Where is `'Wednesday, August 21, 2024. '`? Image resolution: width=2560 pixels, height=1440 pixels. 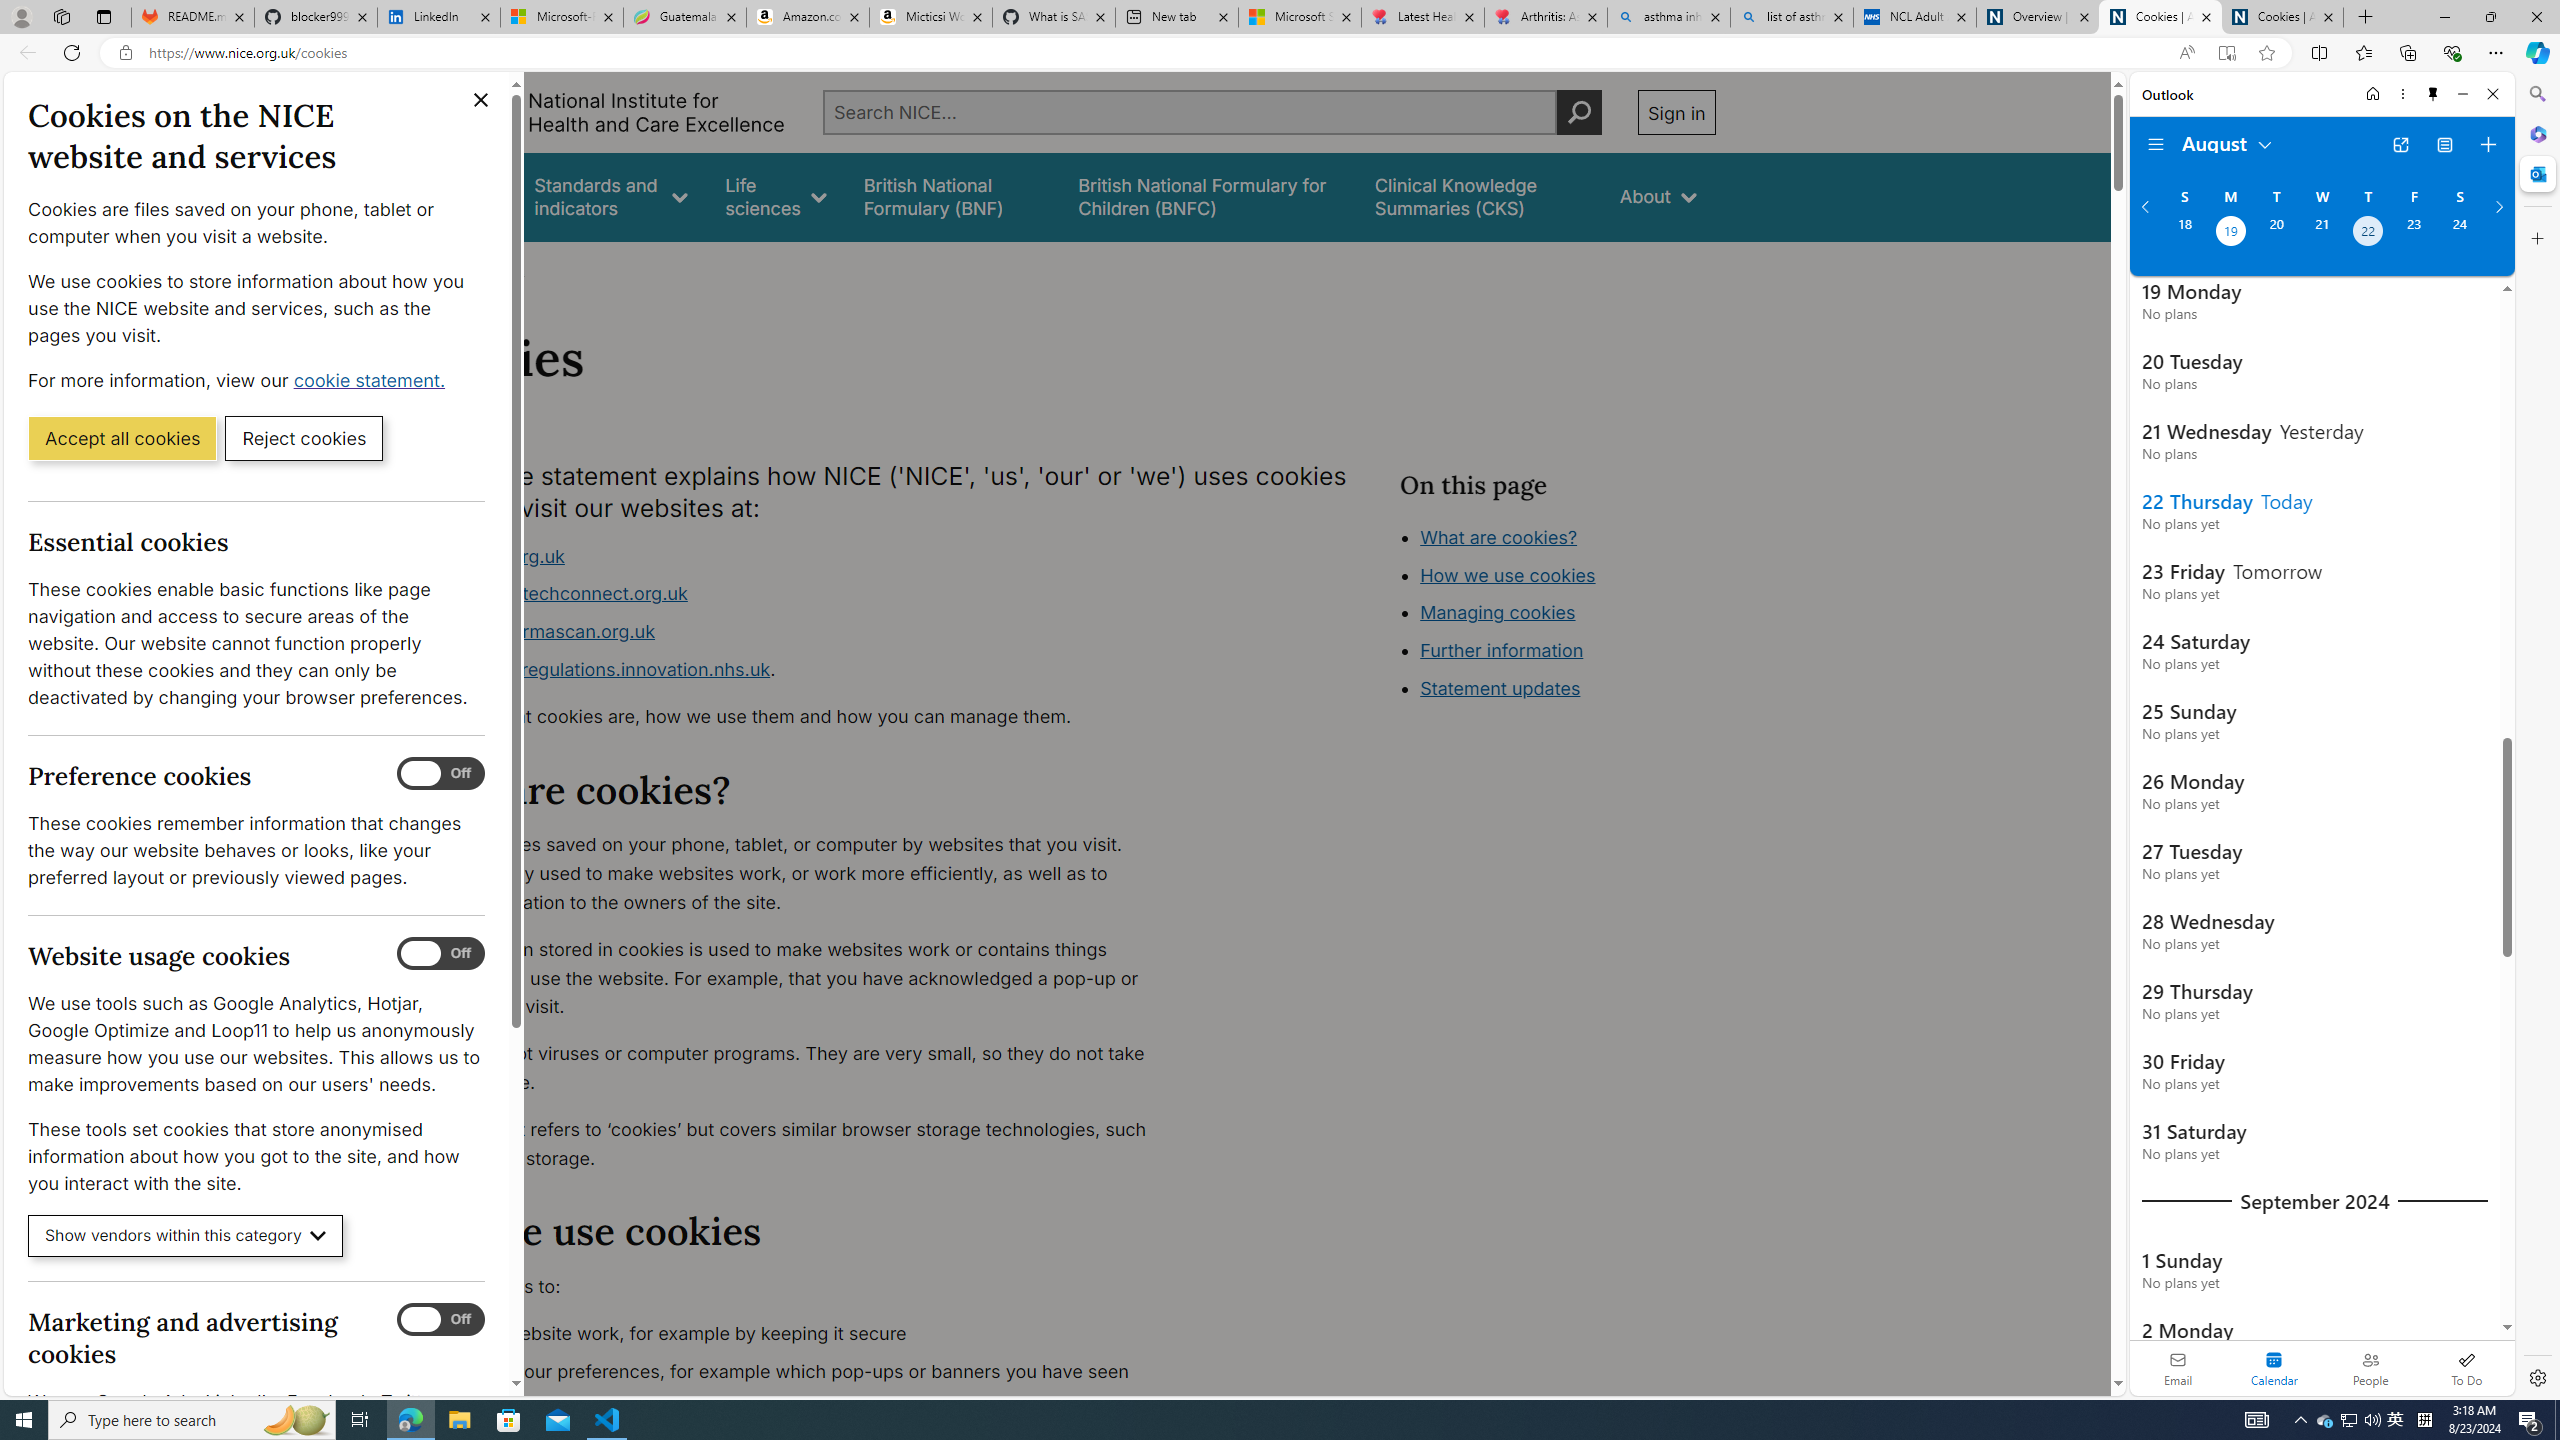
'Wednesday, August 21, 2024. ' is located at coordinates (2320, 233).